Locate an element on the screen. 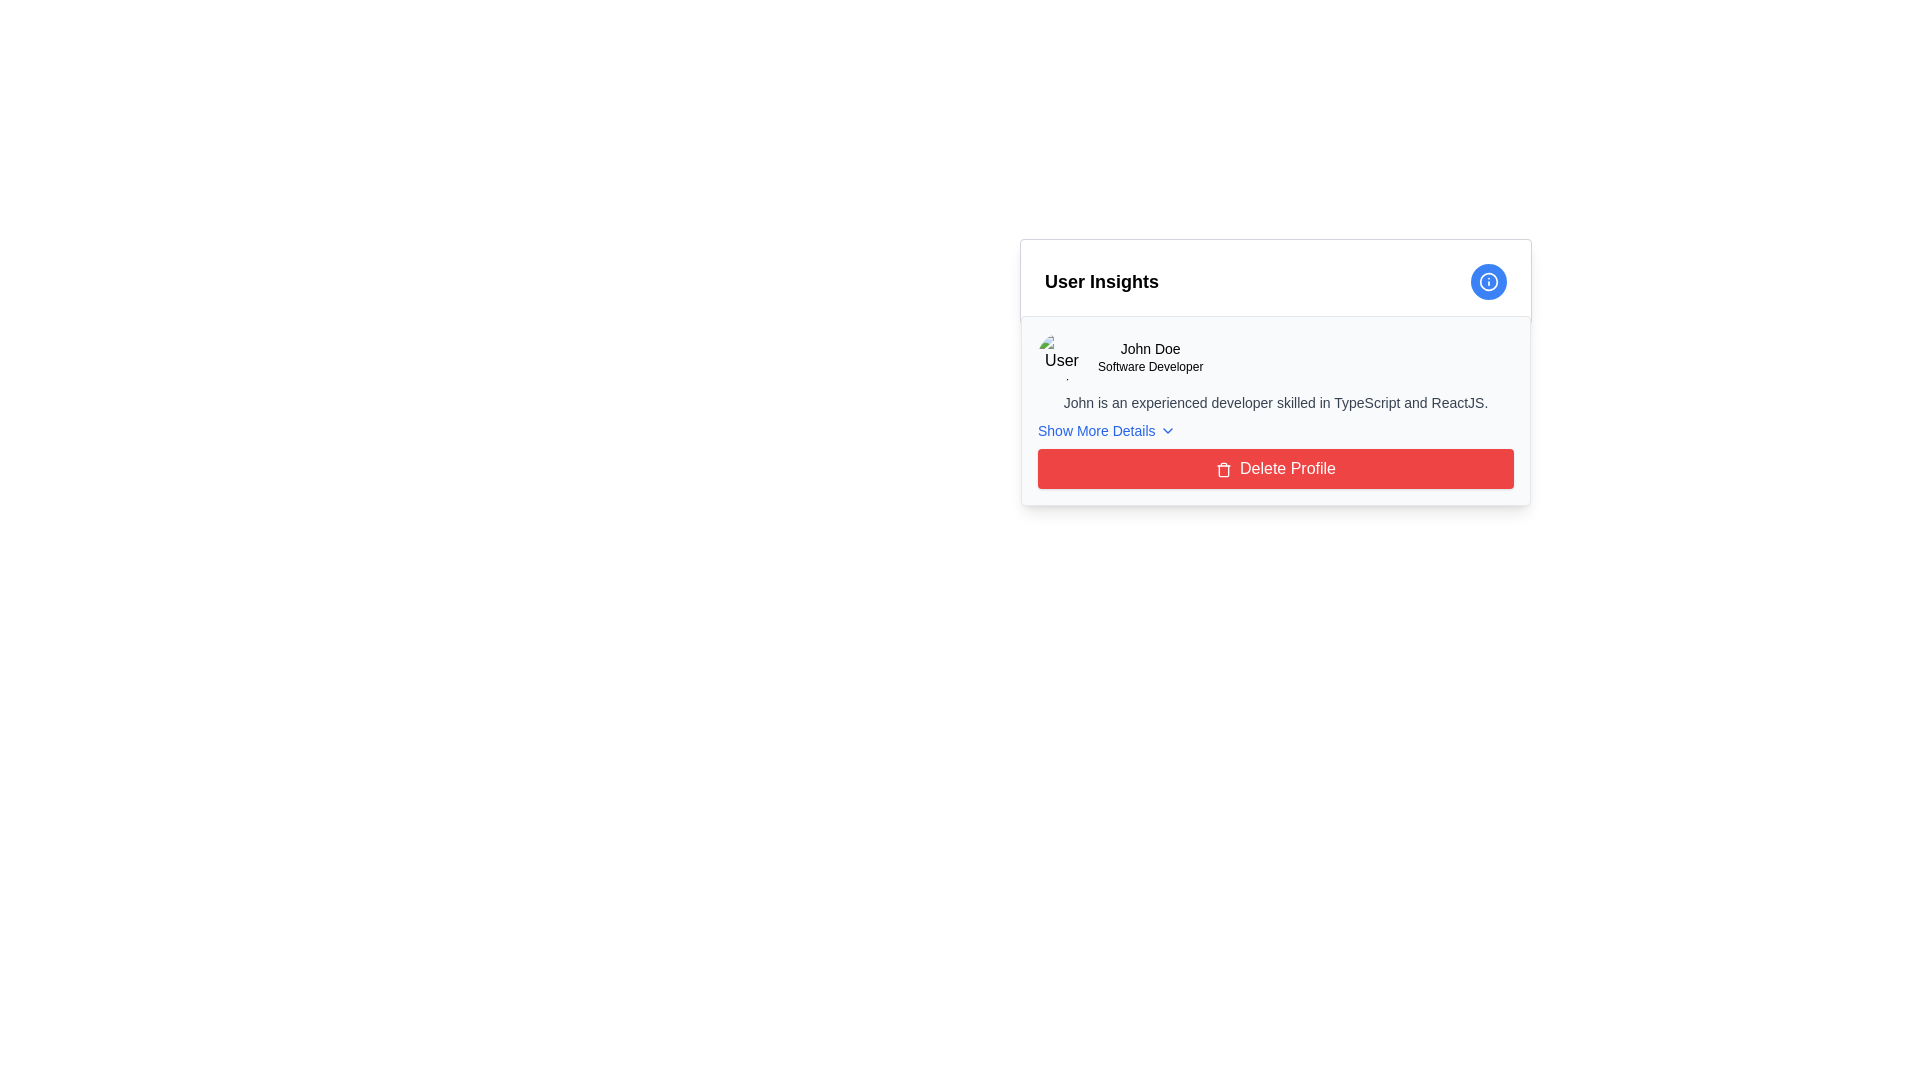 This screenshot has height=1080, width=1920. the interactive button located in the top-right corner of the 'User Insights' section, next to the header text 'User Insights' is located at coordinates (1488, 281).